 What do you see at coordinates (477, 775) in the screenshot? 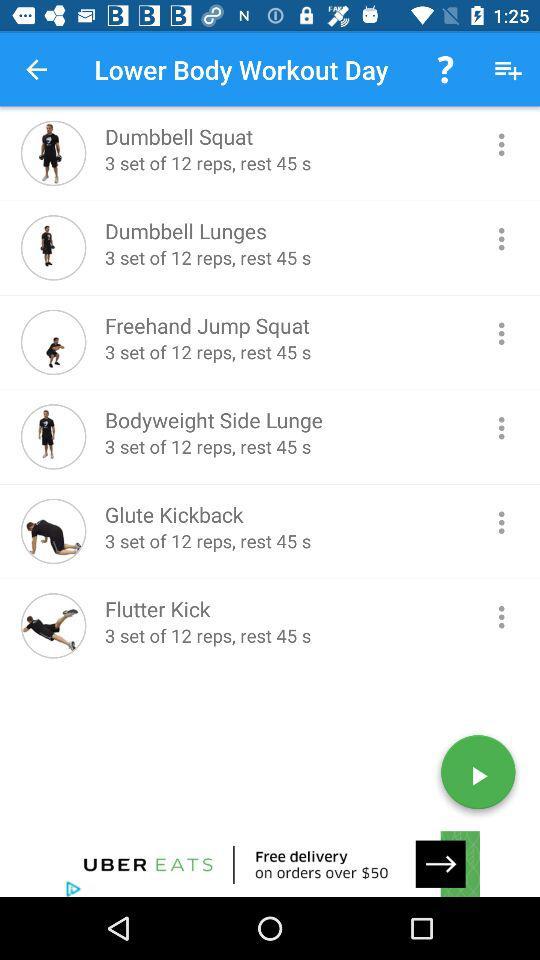
I see `the play icon` at bounding box center [477, 775].